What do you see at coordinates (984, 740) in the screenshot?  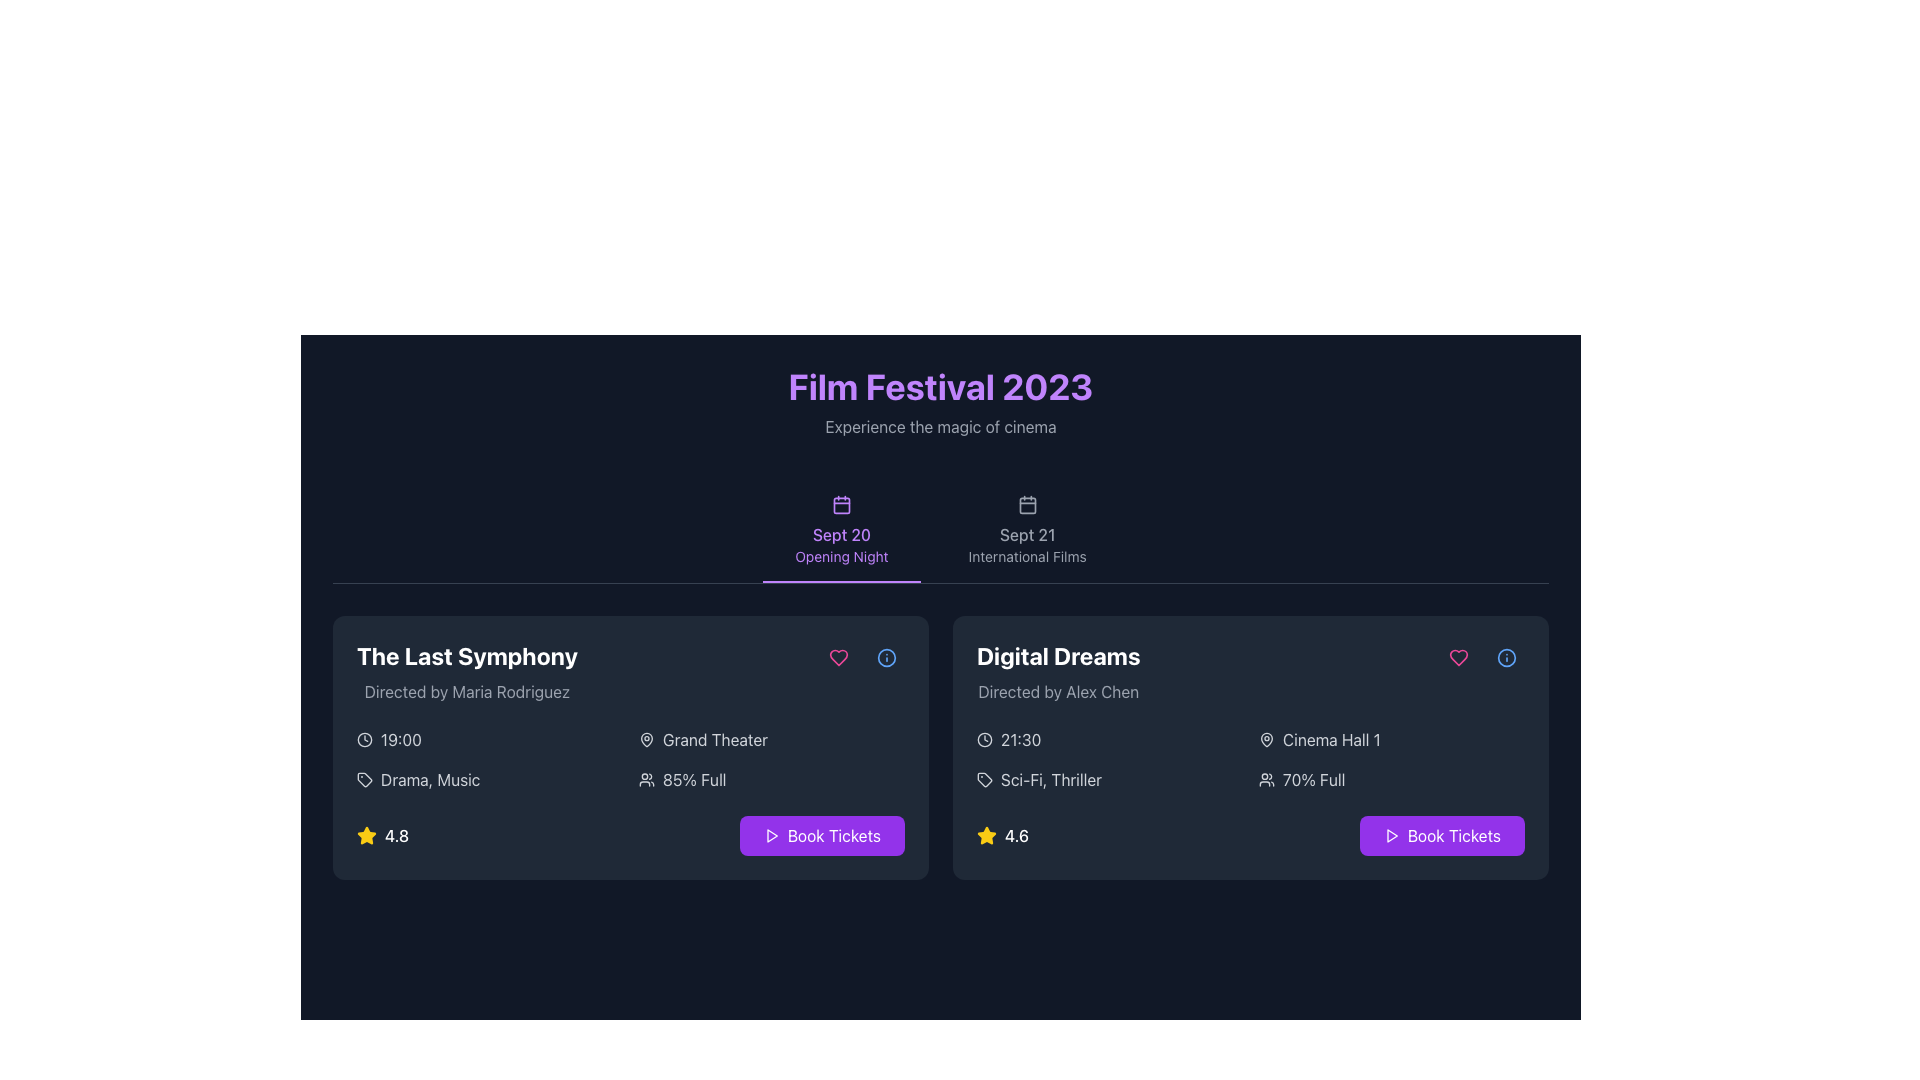 I see `the decorative SVG circle within the clock icon located near the '21:30' text under the 'Digital Dreams' section` at bounding box center [984, 740].